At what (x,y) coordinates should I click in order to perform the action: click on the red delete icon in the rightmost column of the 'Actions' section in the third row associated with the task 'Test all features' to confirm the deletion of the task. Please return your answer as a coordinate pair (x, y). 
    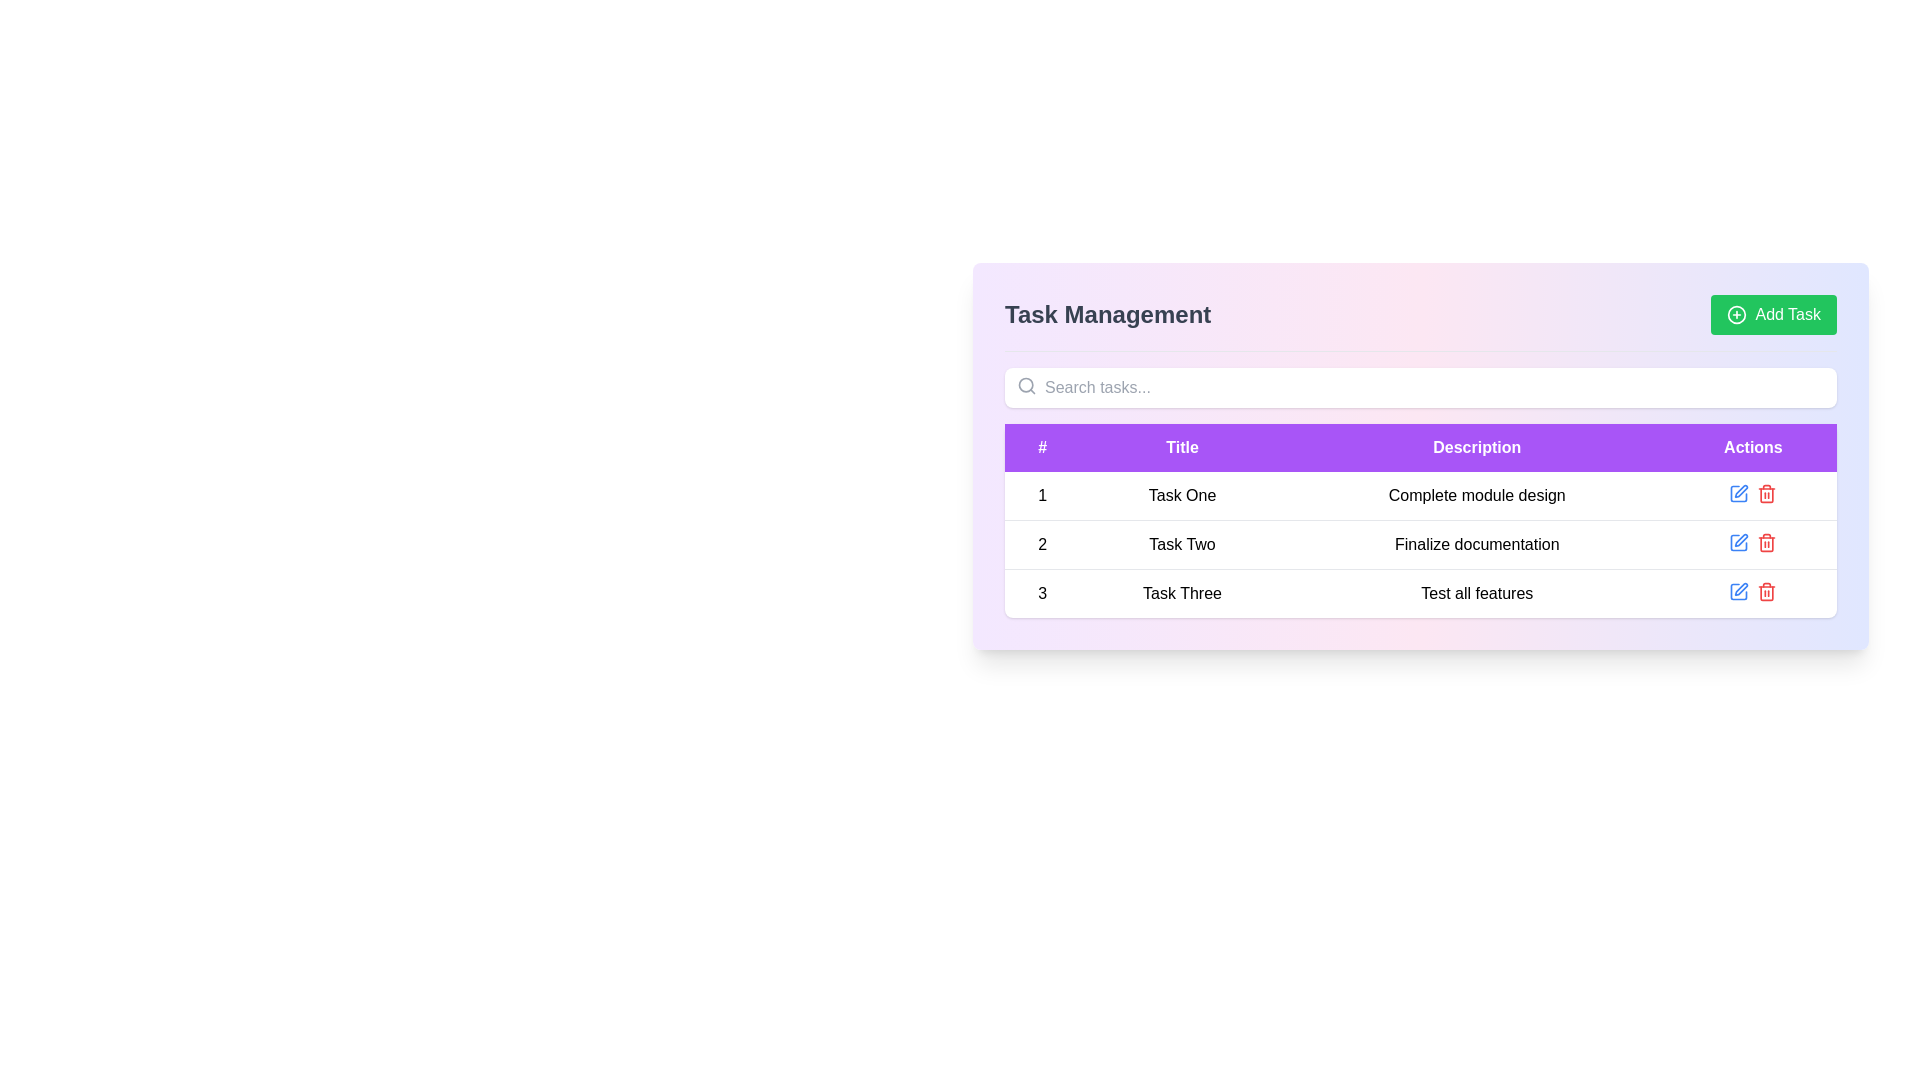
    Looking at the image, I should click on (1752, 590).